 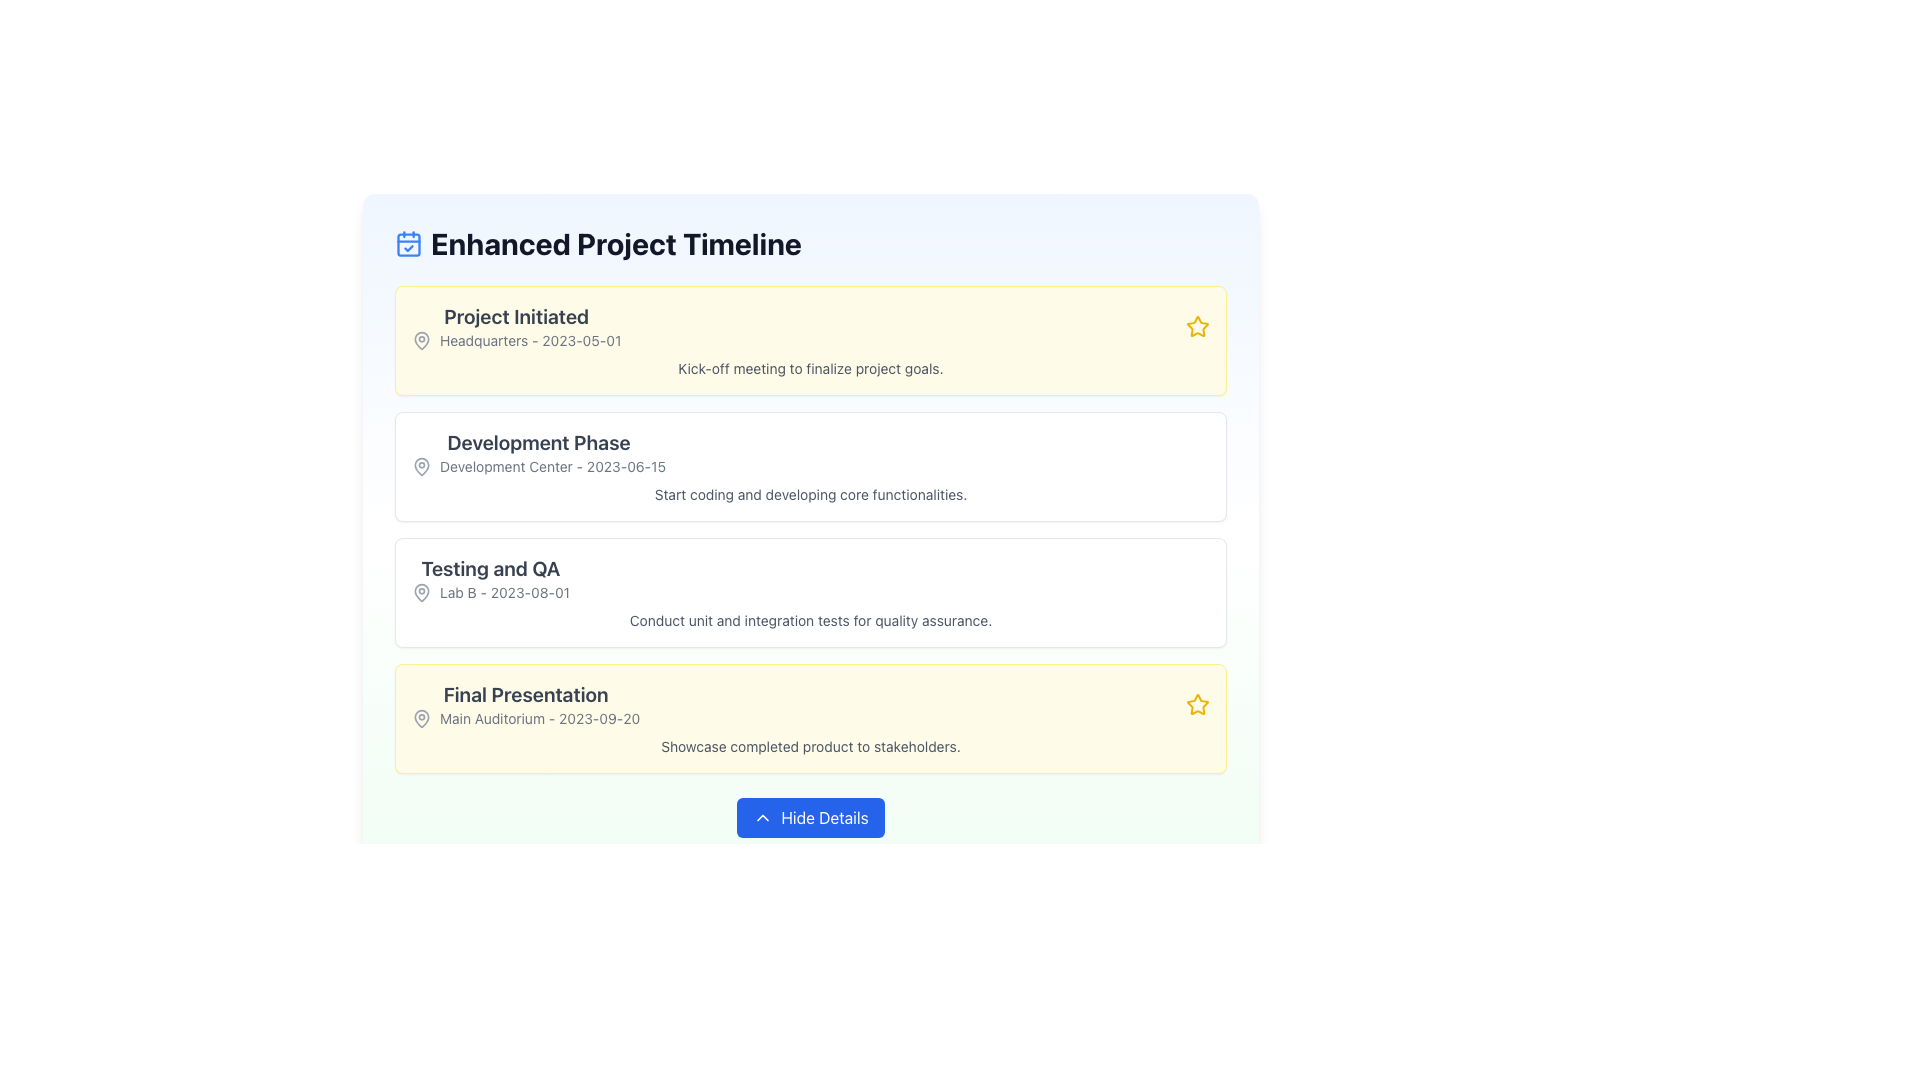 What do you see at coordinates (490, 592) in the screenshot?
I see `the text element displaying 'Lab B - 2023-08-01' with a map pin icon, located in the 'Testing and QA' section, below the section title` at bounding box center [490, 592].